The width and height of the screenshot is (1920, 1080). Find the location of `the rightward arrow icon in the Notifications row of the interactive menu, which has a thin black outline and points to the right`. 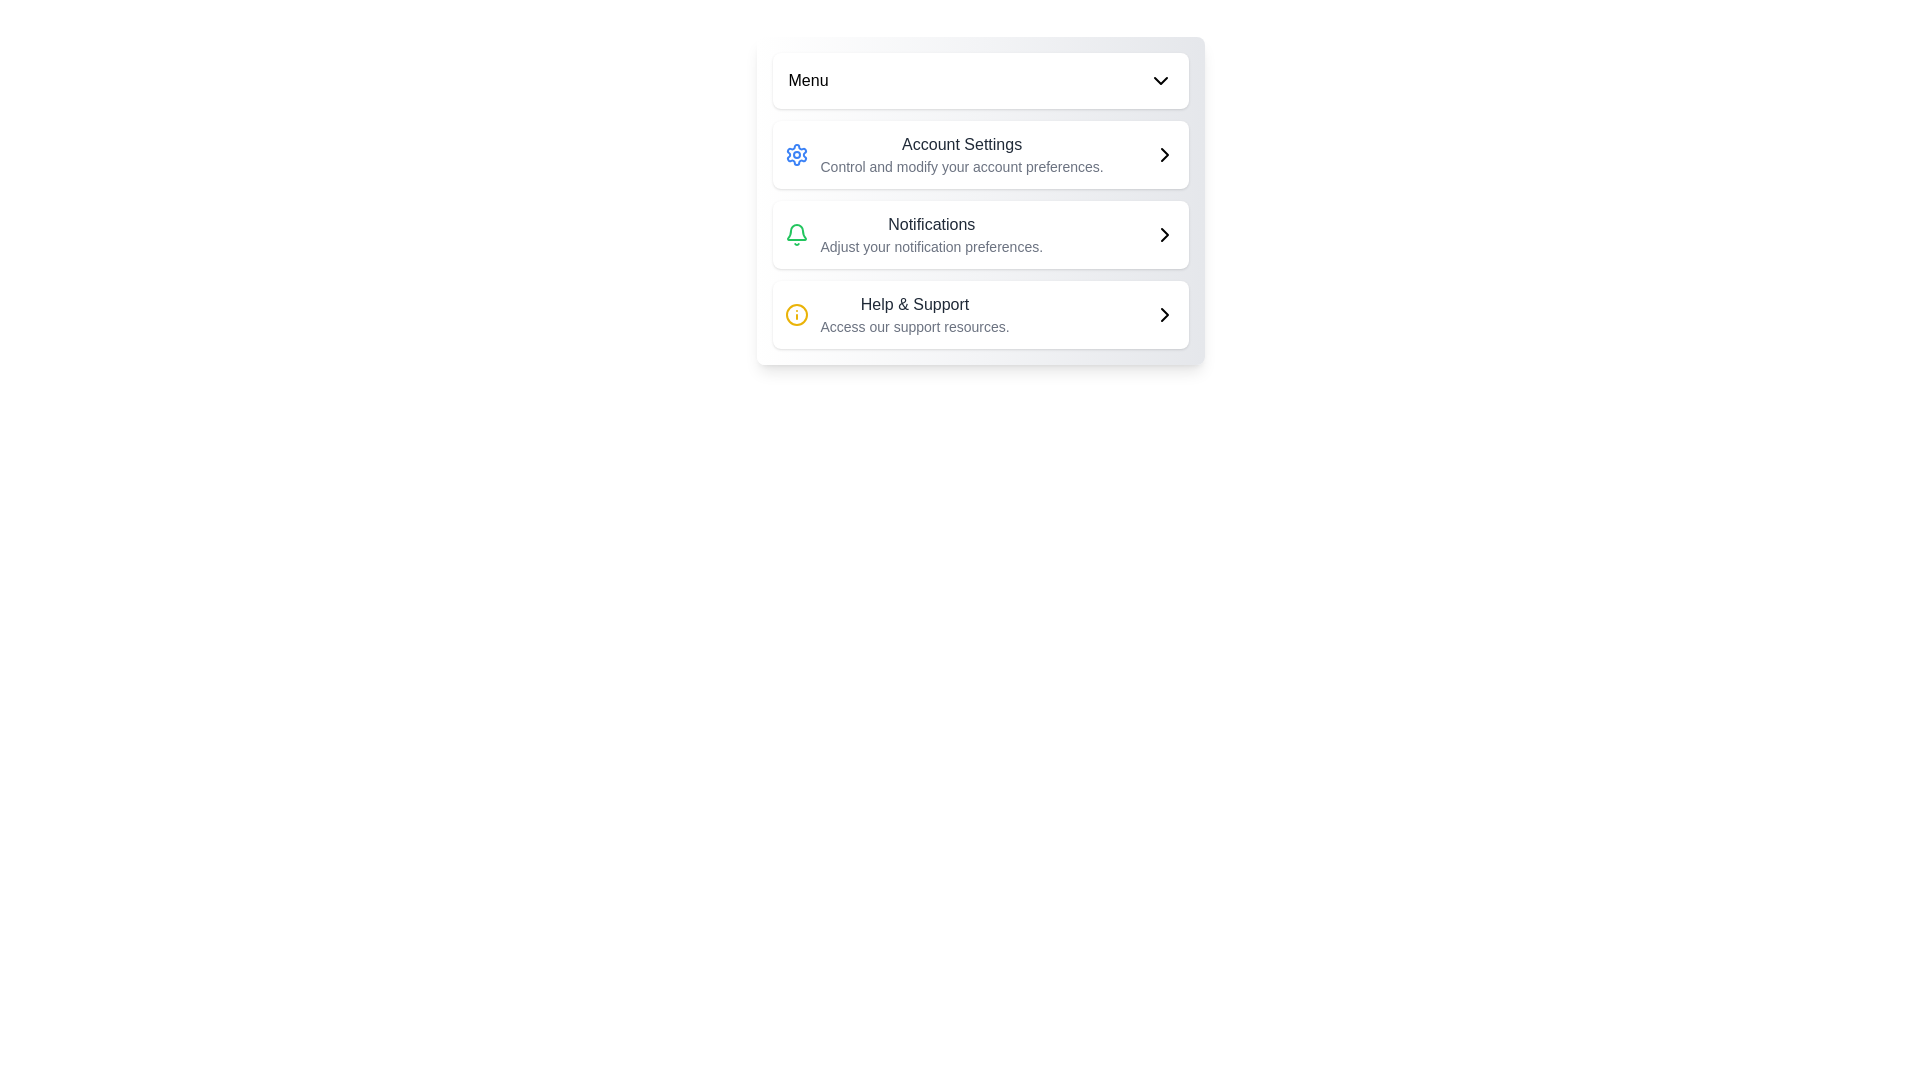

the rightward arrow icon in the Notifications row of the interactive menu, which has a thin black outline and points to the right is located at coordinates (1164, 234).